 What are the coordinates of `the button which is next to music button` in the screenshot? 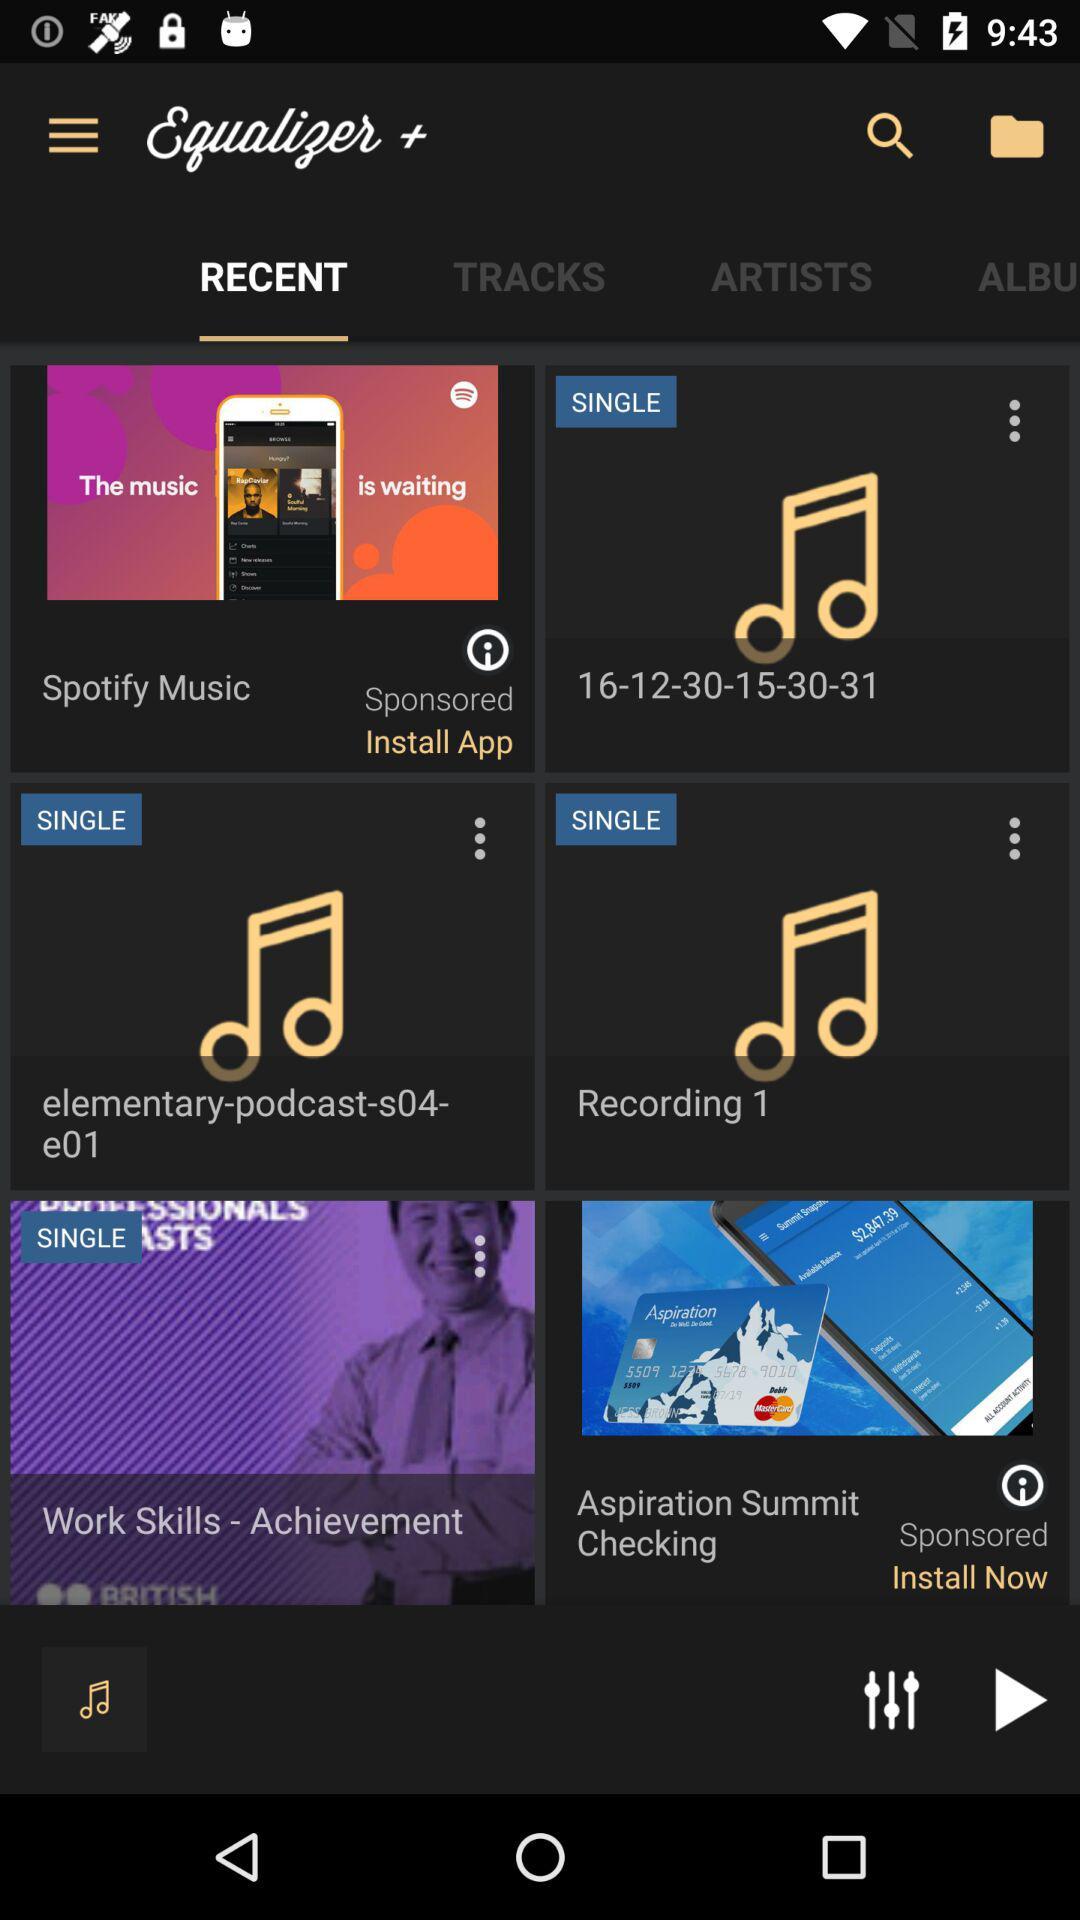 It's located at (890, 1698).